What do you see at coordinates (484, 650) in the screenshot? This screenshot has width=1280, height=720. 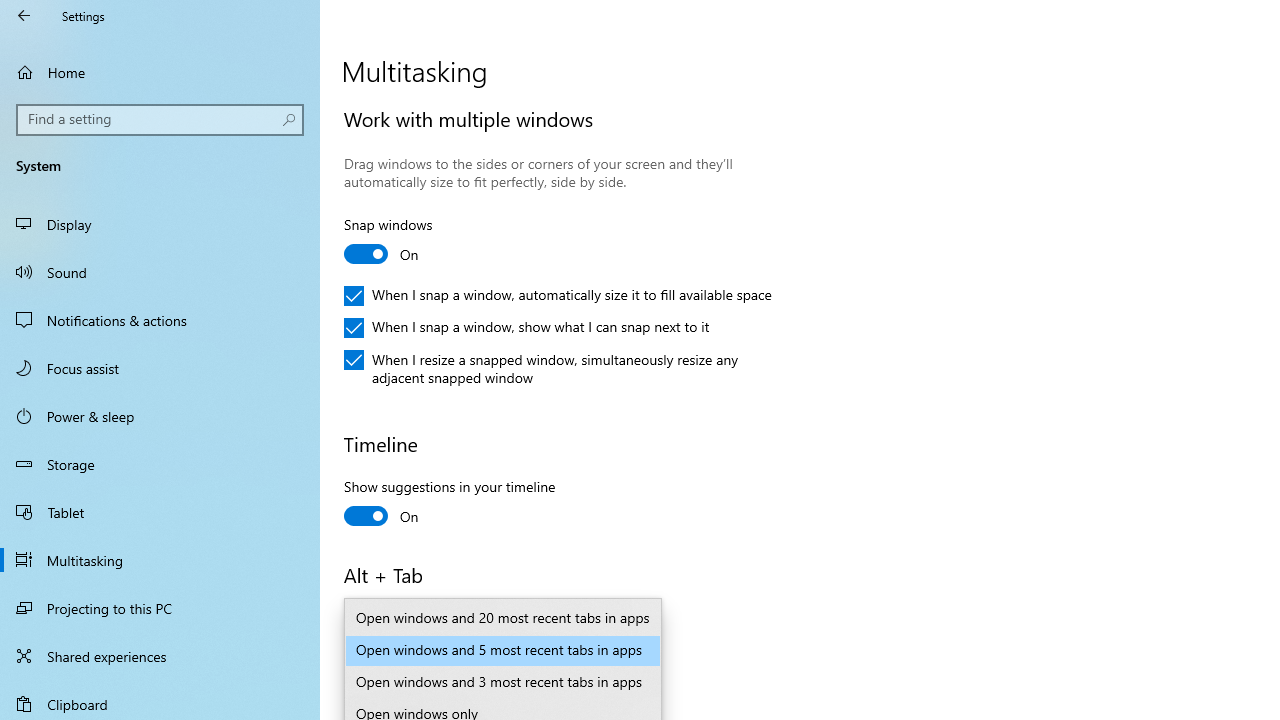 I see `'Pressing Alt + Tab shows'` at bounding box center [484, 650].